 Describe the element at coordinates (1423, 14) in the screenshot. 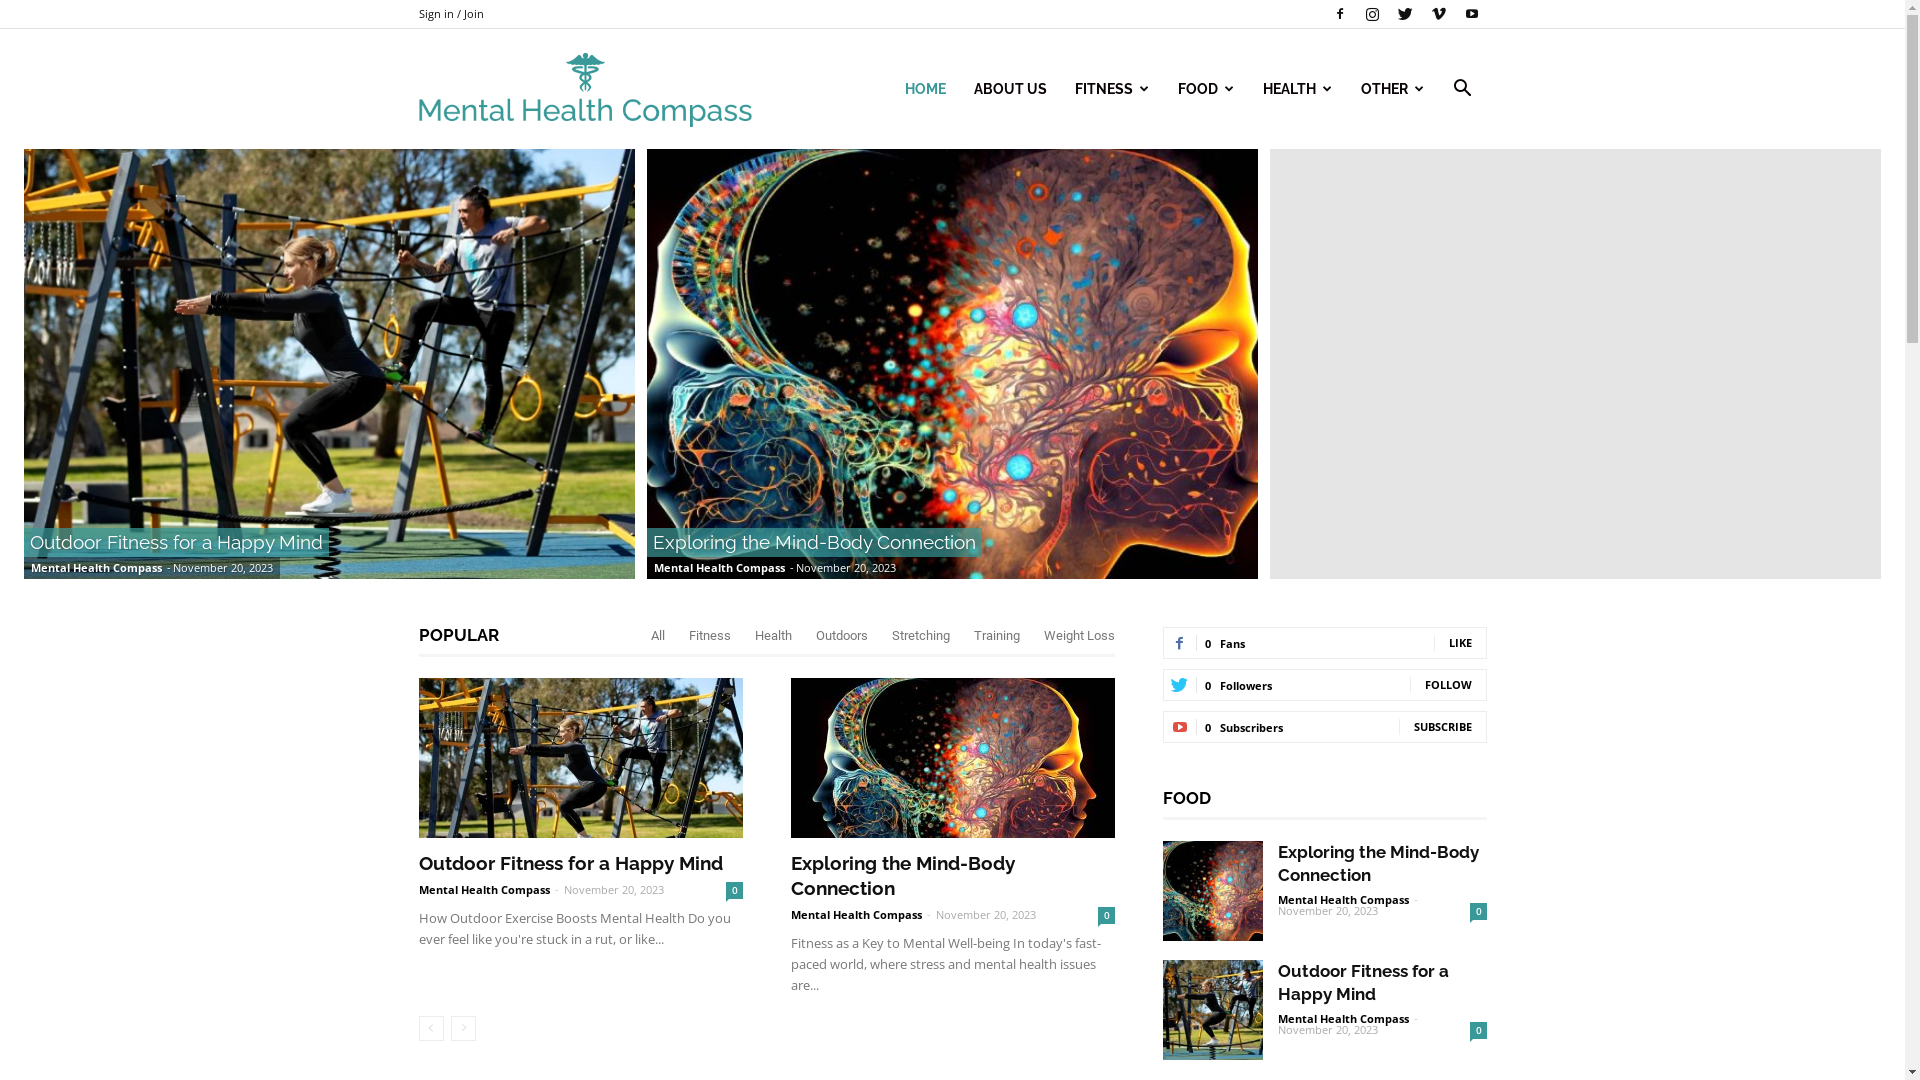

I see `'Vimeo'` at that location.